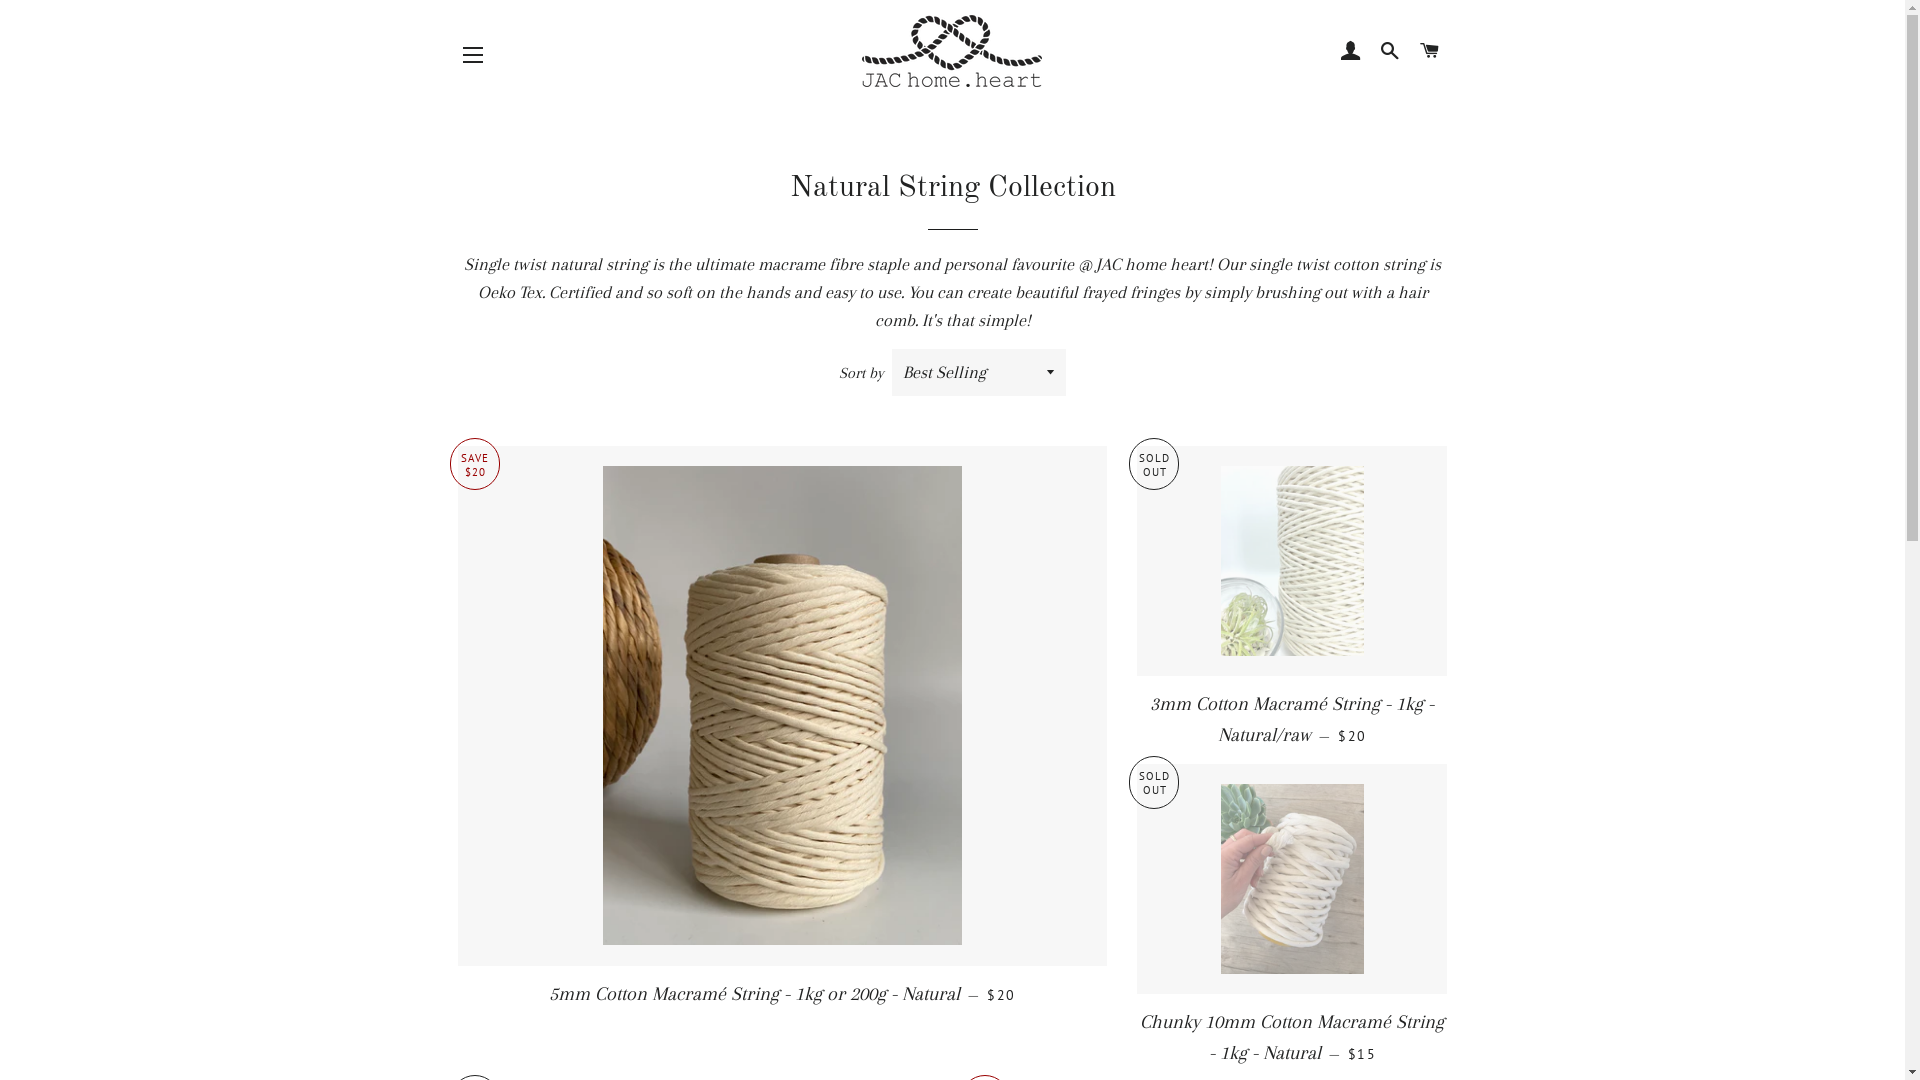 The height and width of the screenshot is (1080, 1920). Describe the element at coordinates (1428, 49) in the screenshot. I see `'CART'` at that location.